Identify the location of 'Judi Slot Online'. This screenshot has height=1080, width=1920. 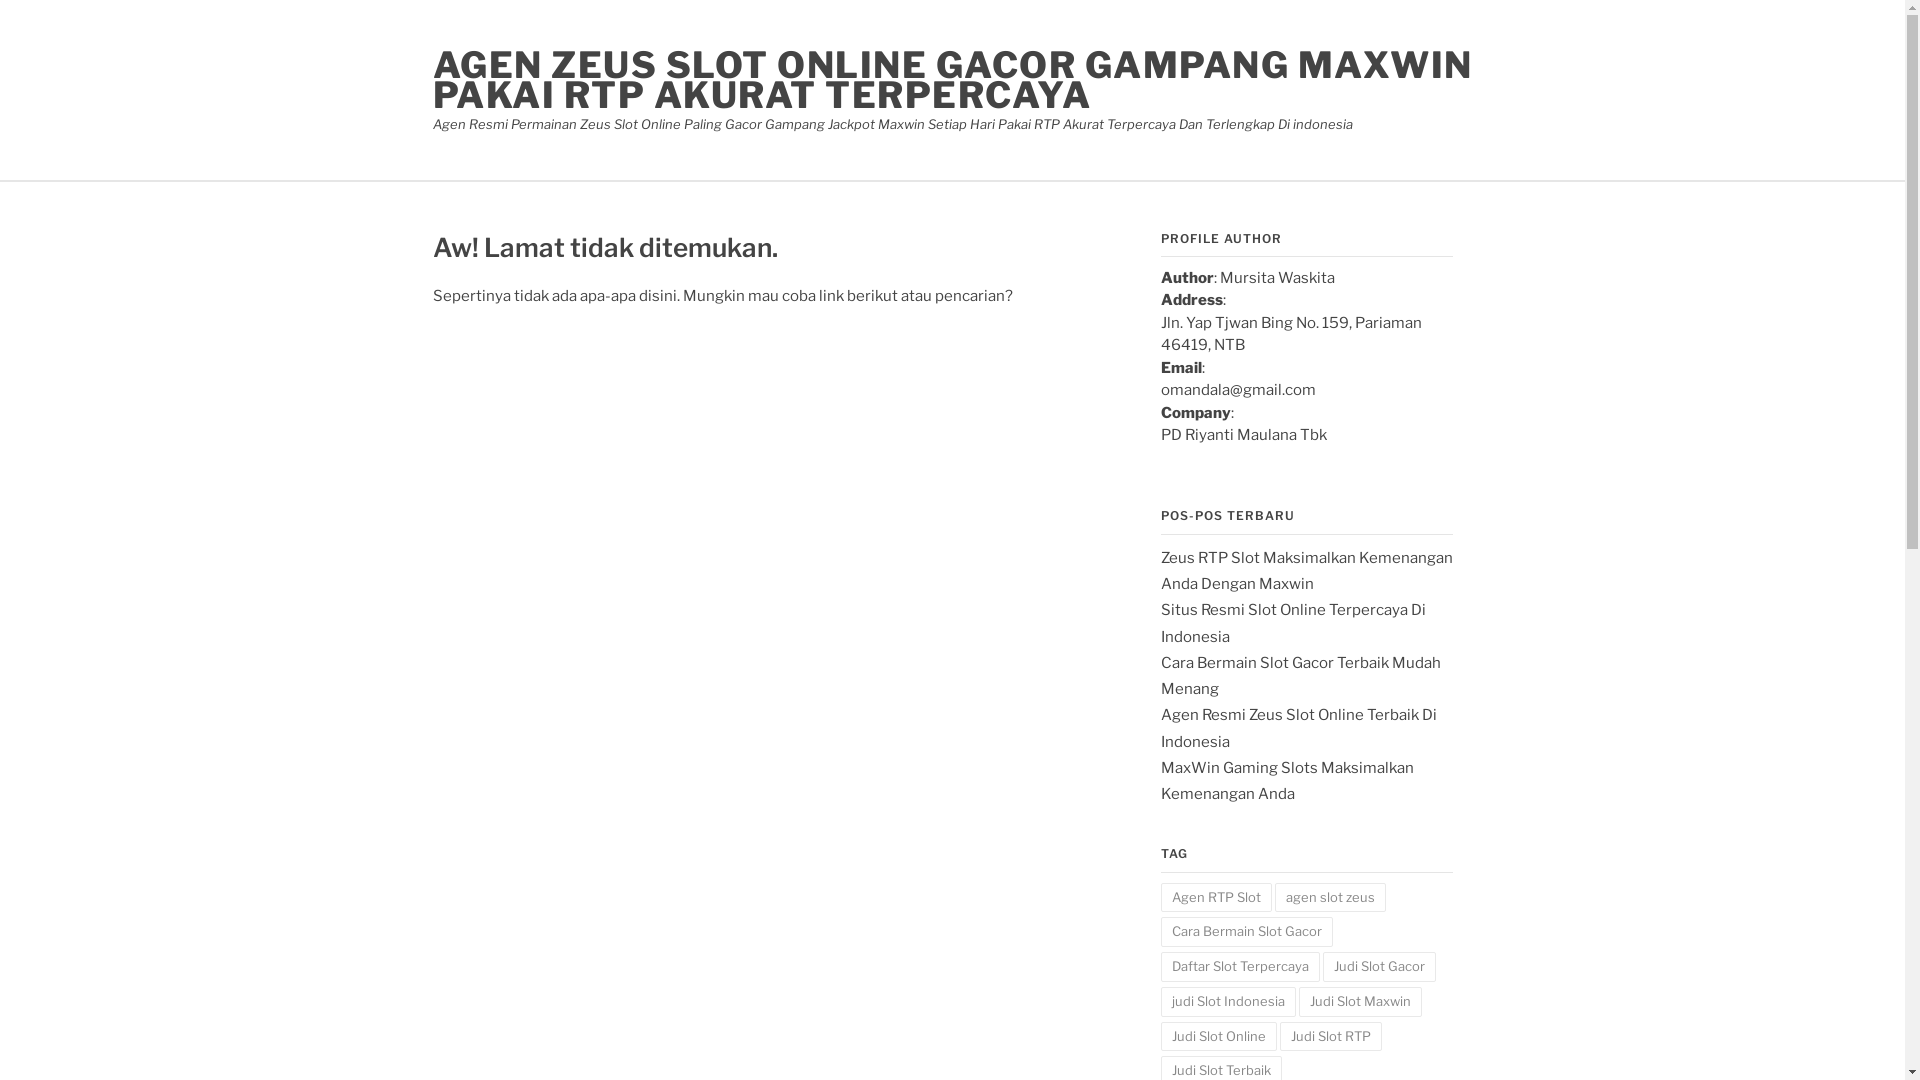
(1217, 1036).